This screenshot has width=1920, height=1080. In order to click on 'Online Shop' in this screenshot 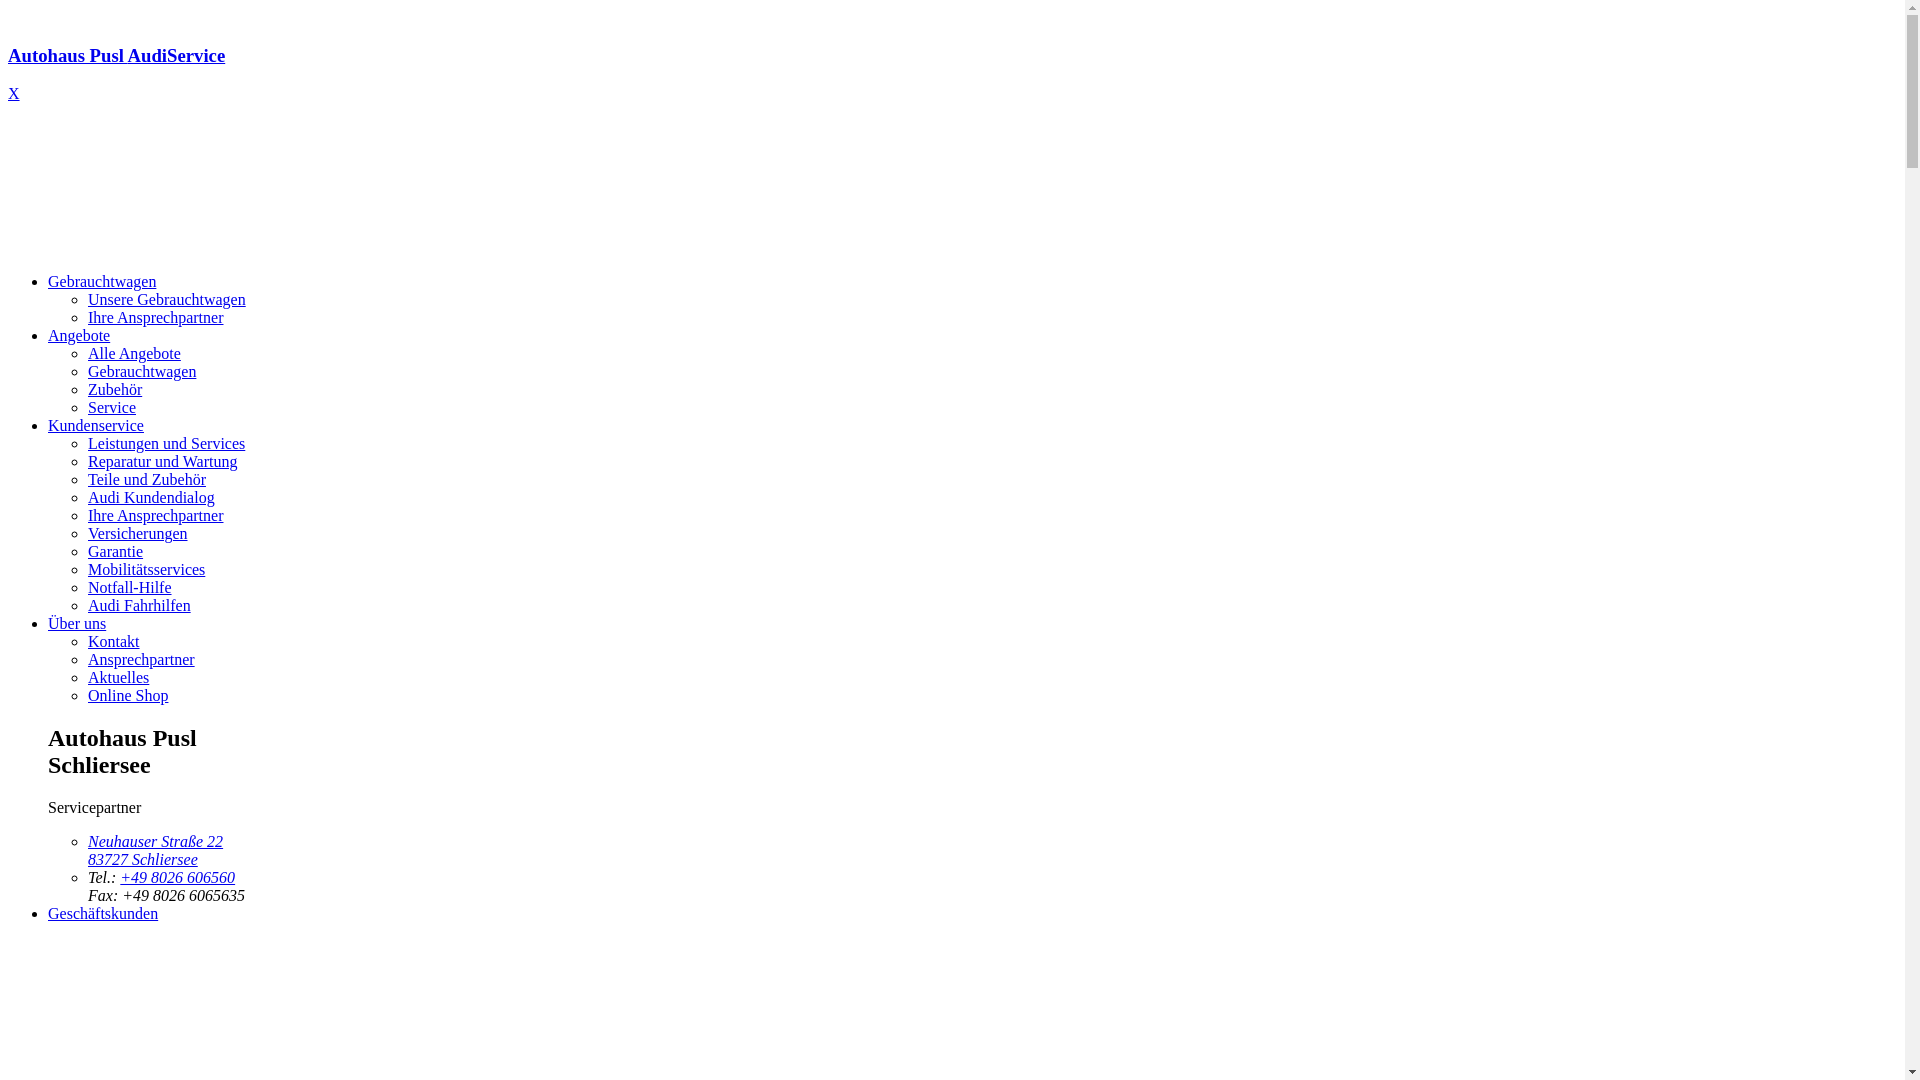, I will do `click(127, 694)`.